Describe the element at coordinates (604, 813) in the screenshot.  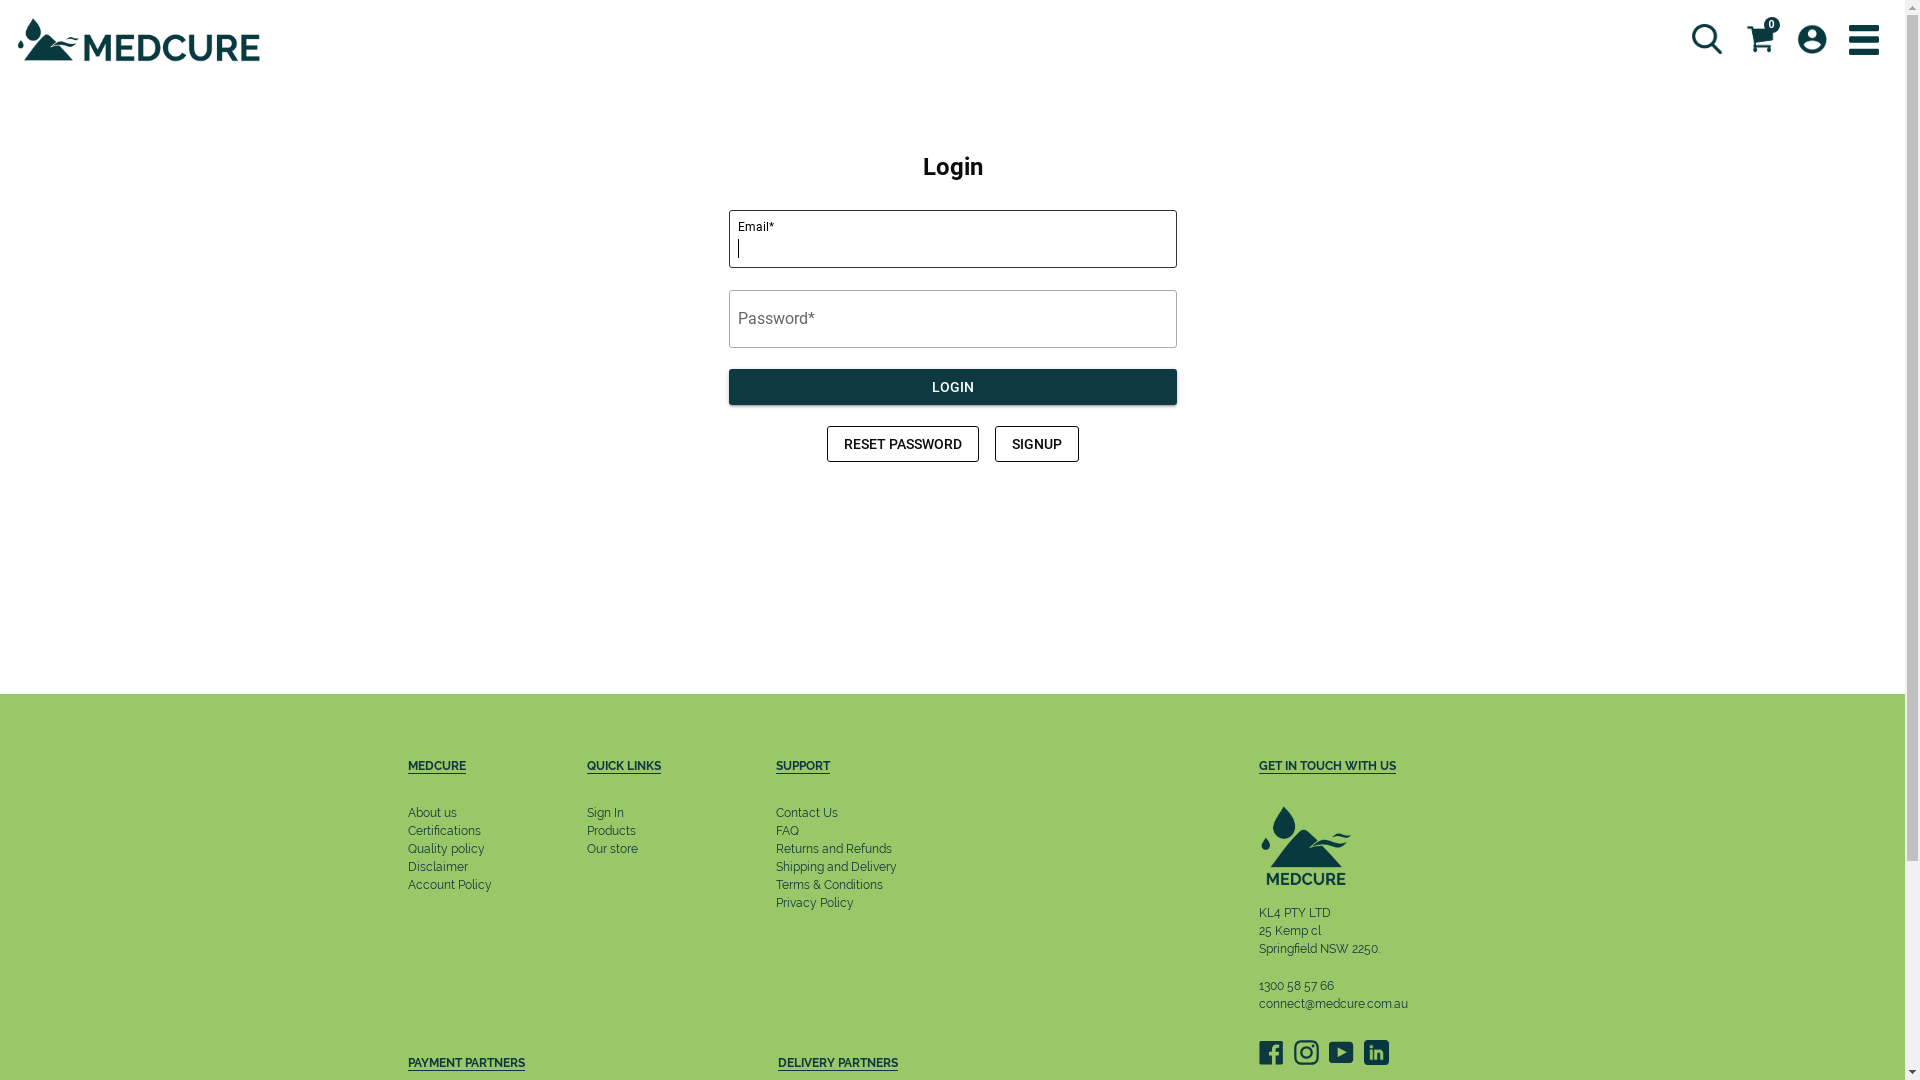
I see `'Sign In'` at that location.